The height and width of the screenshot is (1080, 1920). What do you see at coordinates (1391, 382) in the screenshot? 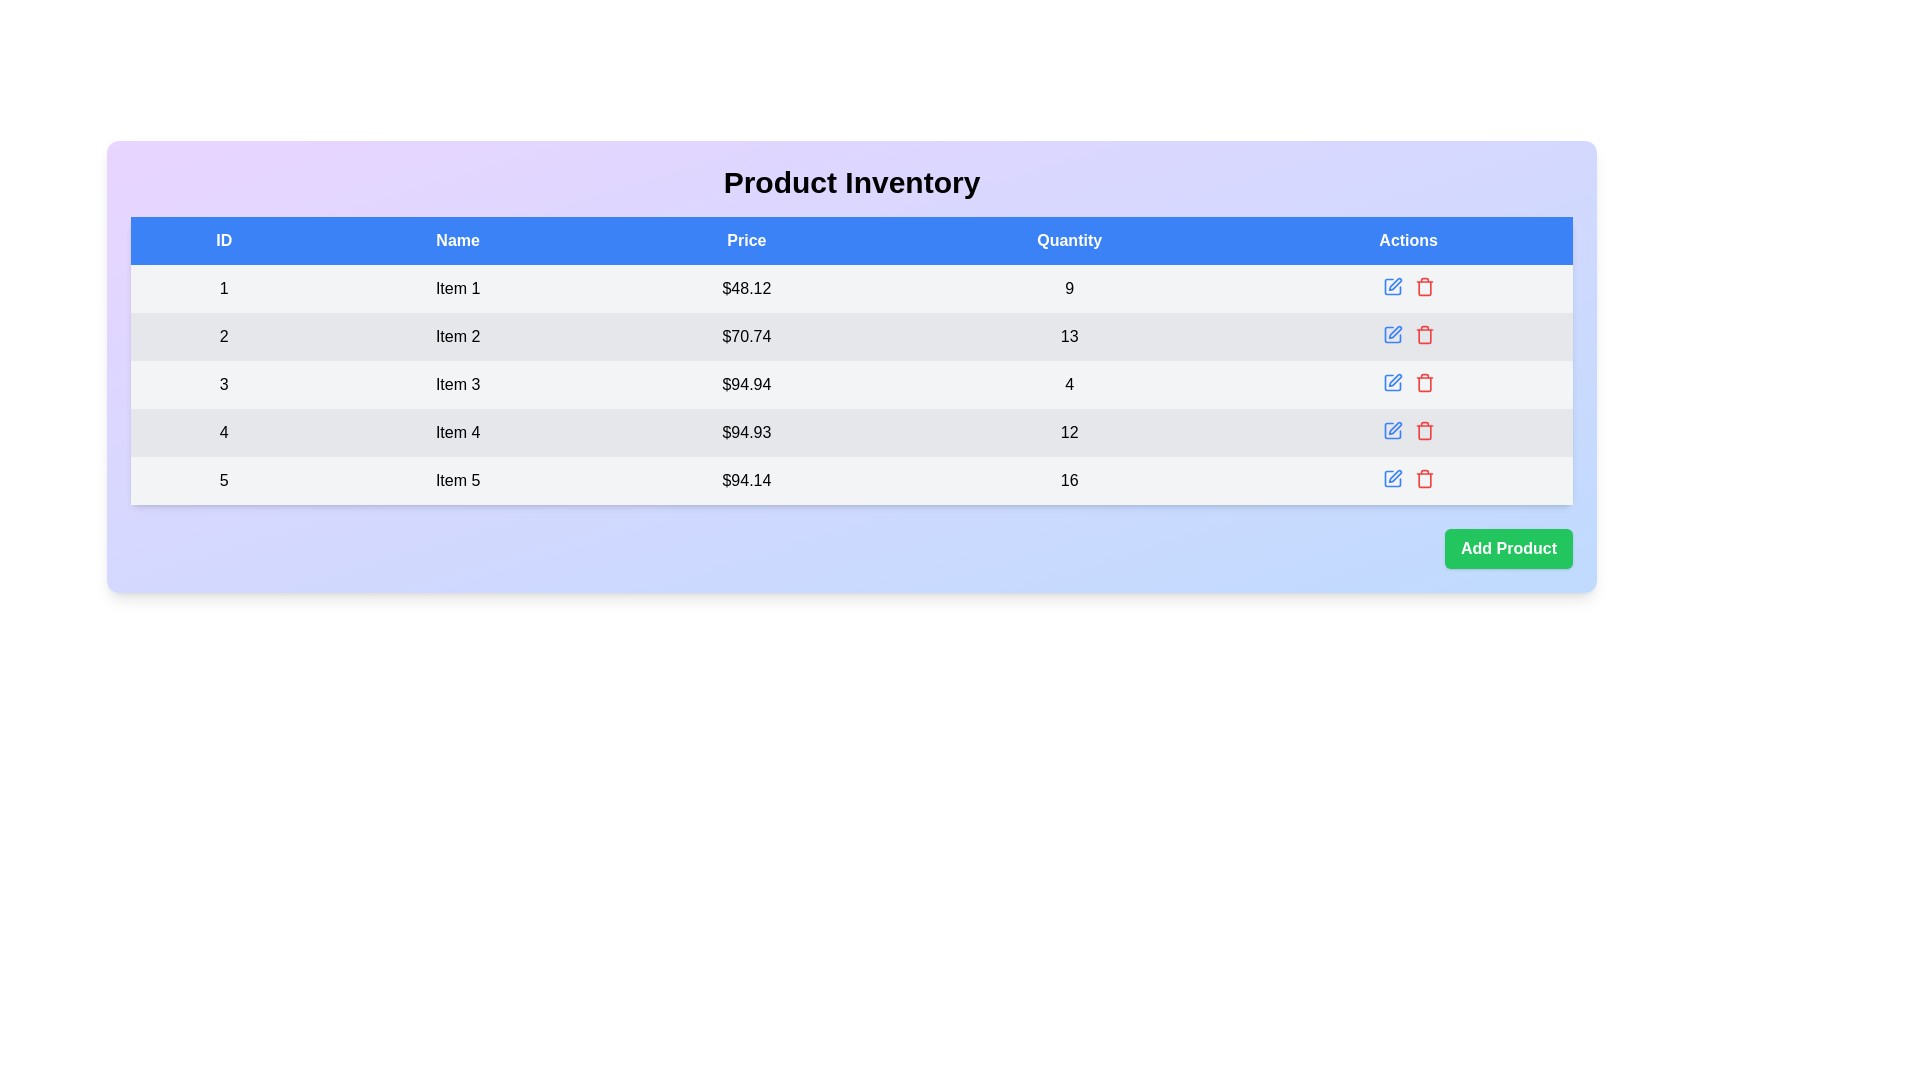
I see `the SVG graphic icon in the 'Actions' column of the fourth row of the table, which represents an editing action, located slightly left of the trash icon` at bounding box center [1391, 382].